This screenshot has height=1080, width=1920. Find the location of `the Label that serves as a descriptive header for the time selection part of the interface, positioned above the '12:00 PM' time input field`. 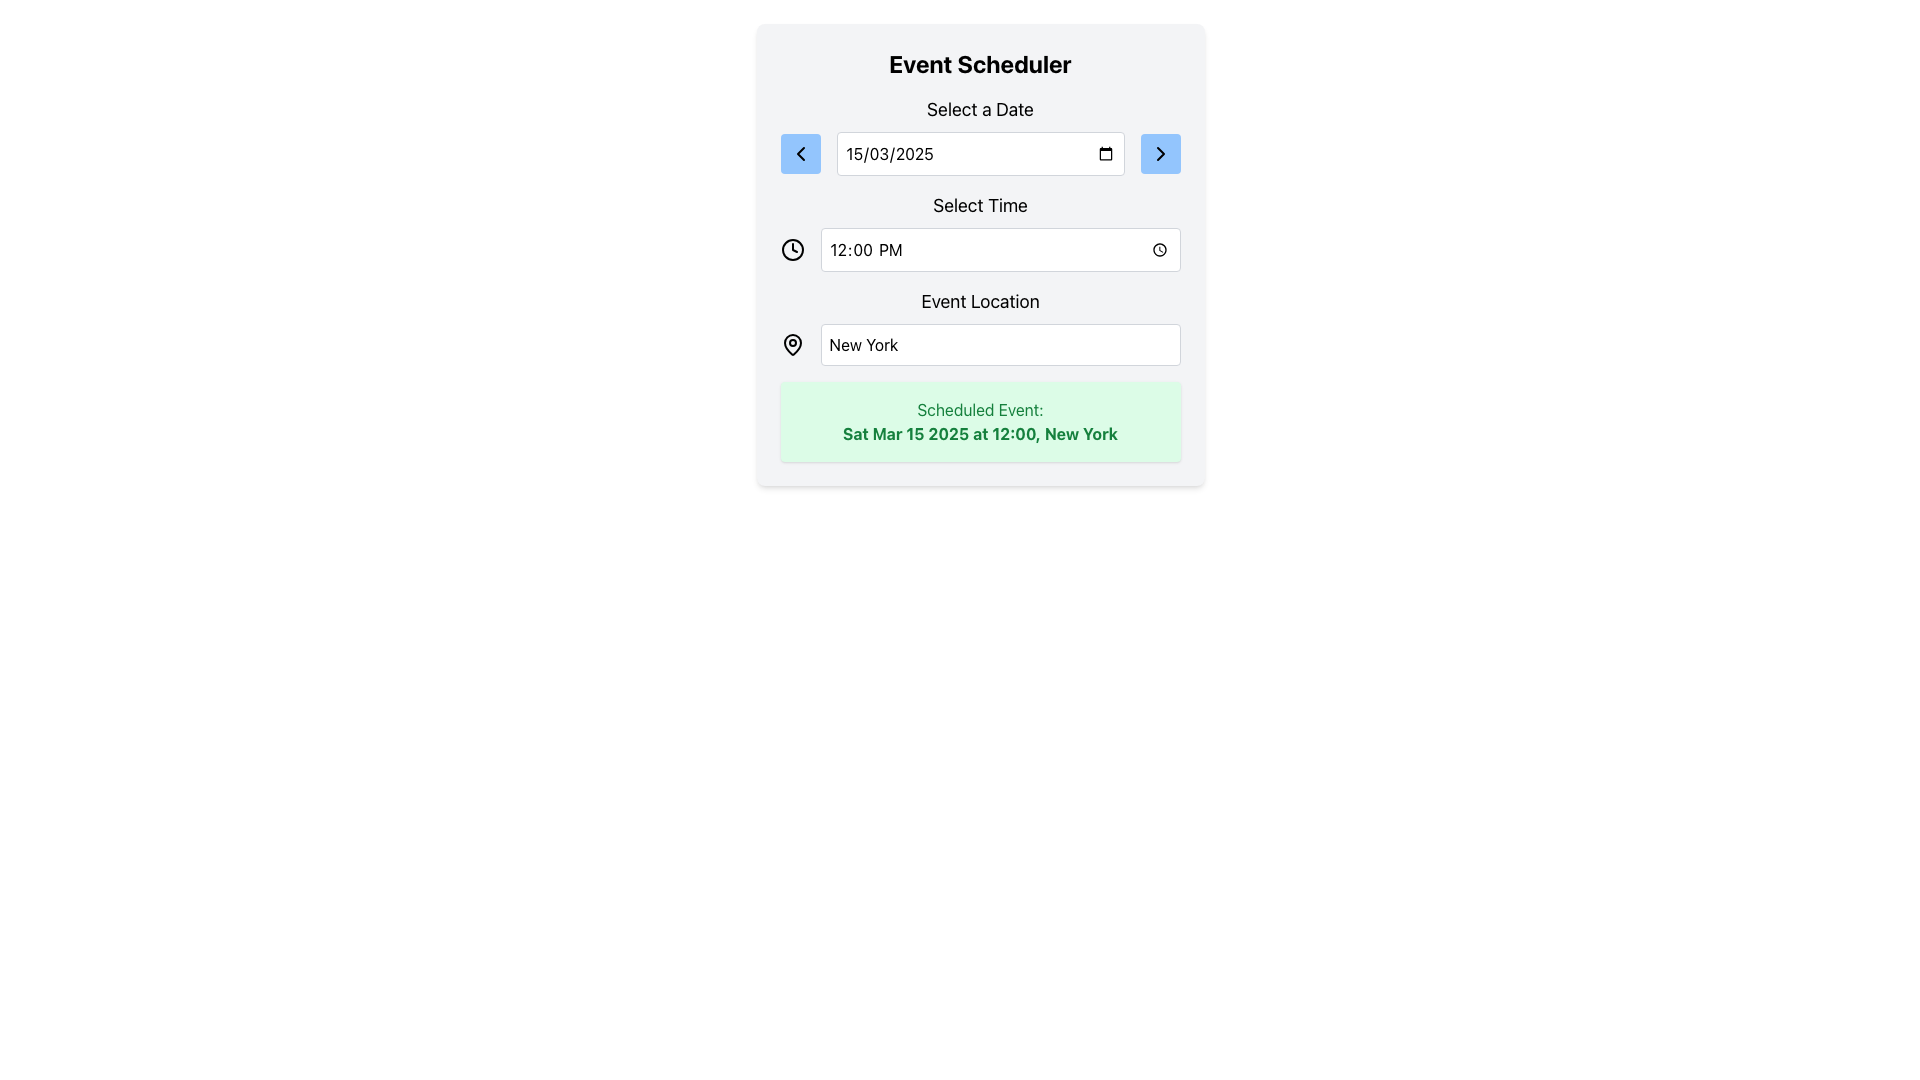

the Label that serves as a descriptive header for the time selection part of the interface, positioned above the '12:00 PM' time input field is located at coordinates (980, 205).